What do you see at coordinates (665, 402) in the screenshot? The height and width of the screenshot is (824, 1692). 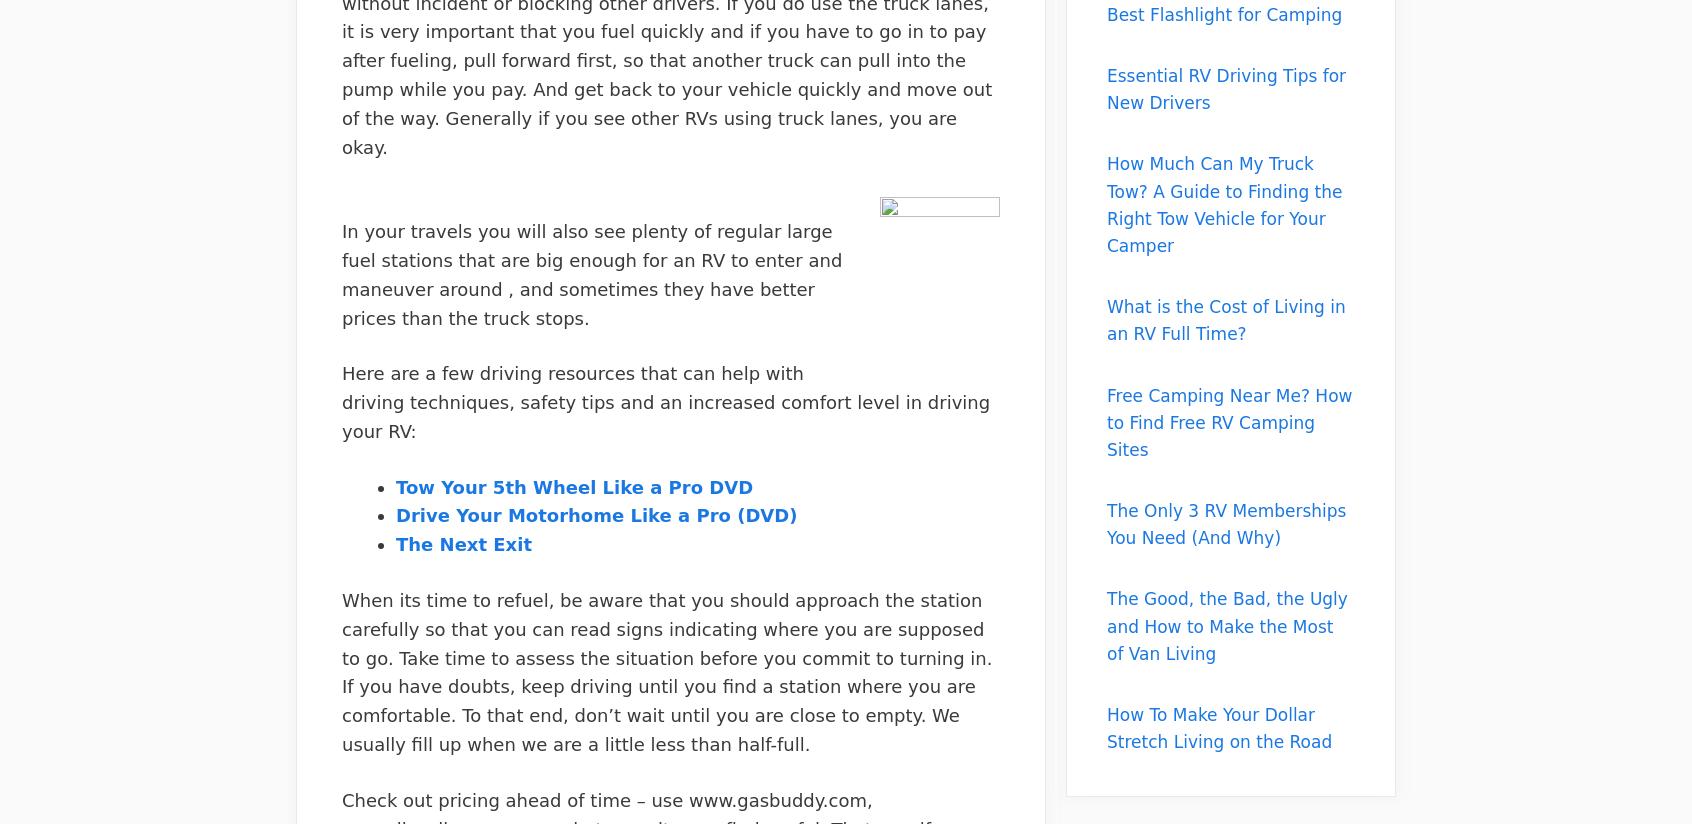 I see `'Here are a few driving resources that can help with driving techniques, safety tips and an increased comfort level in driving your RV:'` at bounding box center [665, 402].